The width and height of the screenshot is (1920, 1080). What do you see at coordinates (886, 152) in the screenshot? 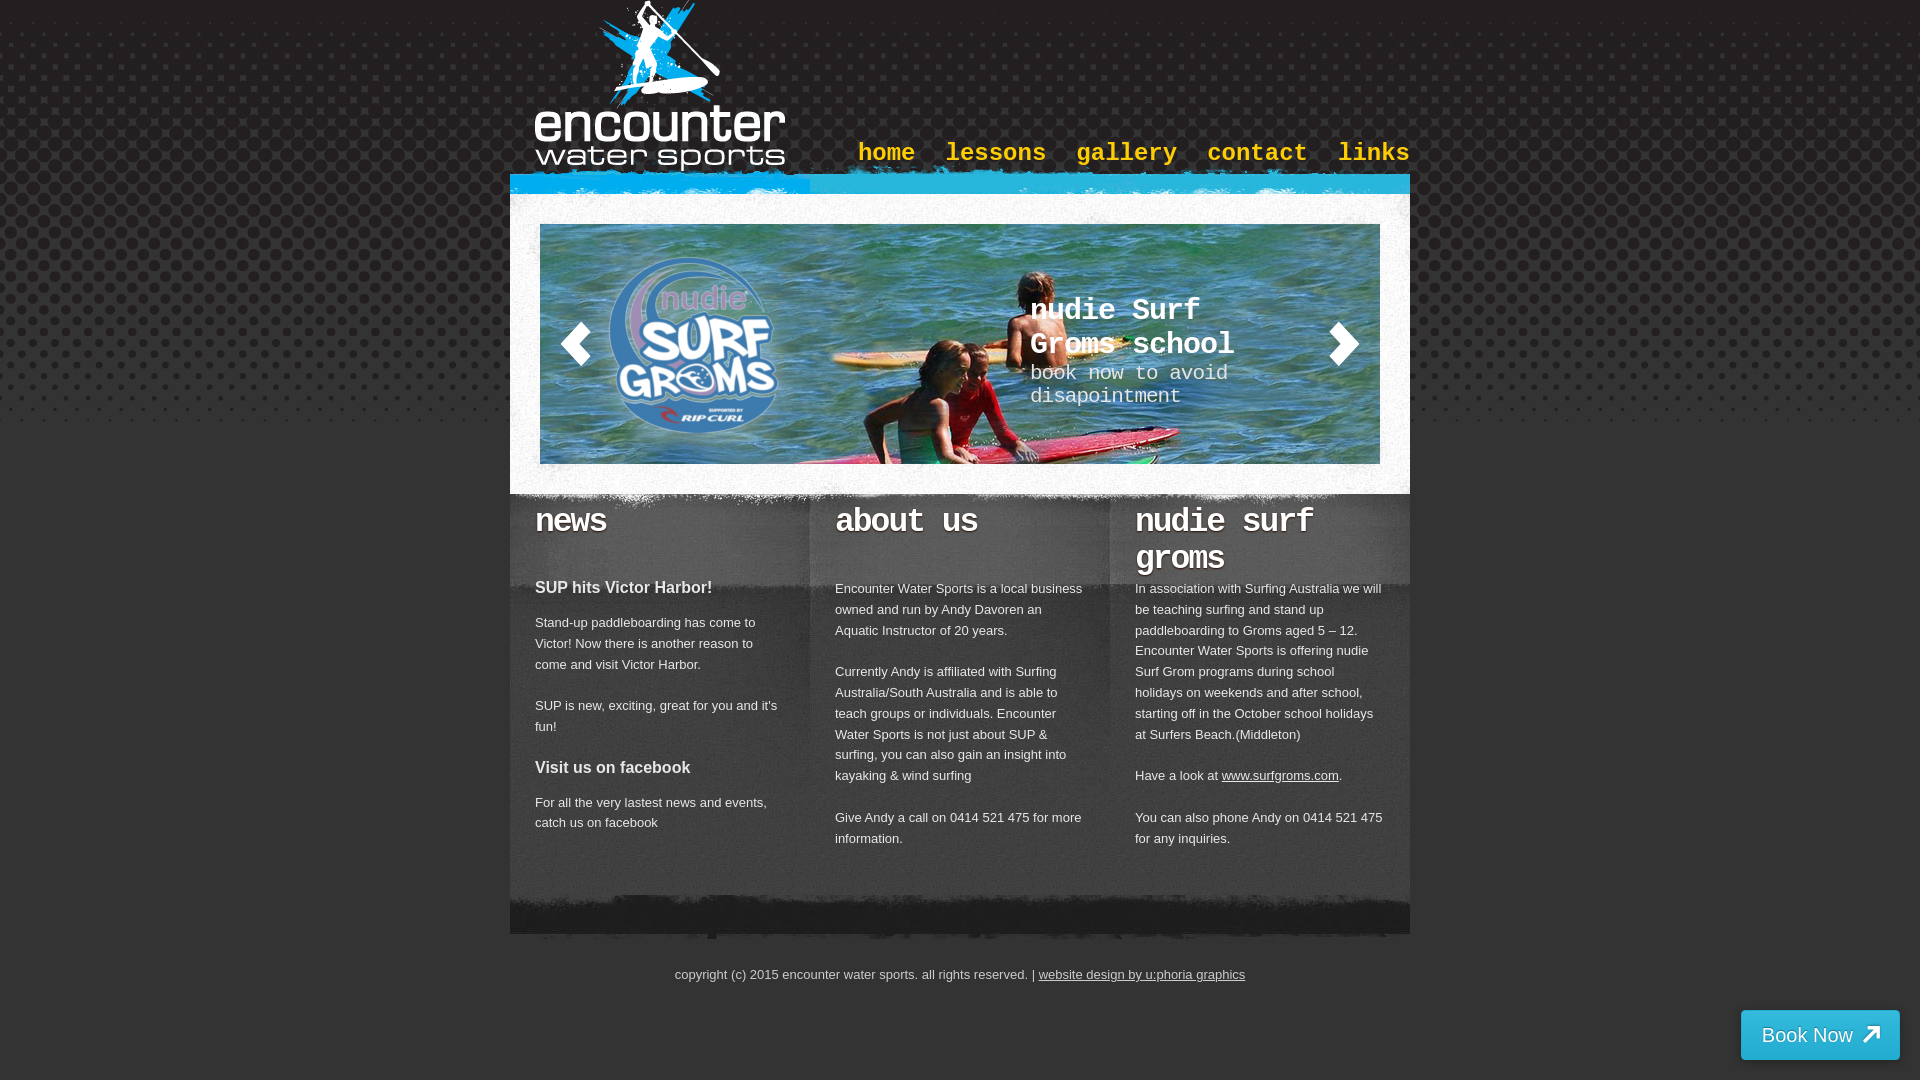
I see `'home'` at bounding box center [886, 152].